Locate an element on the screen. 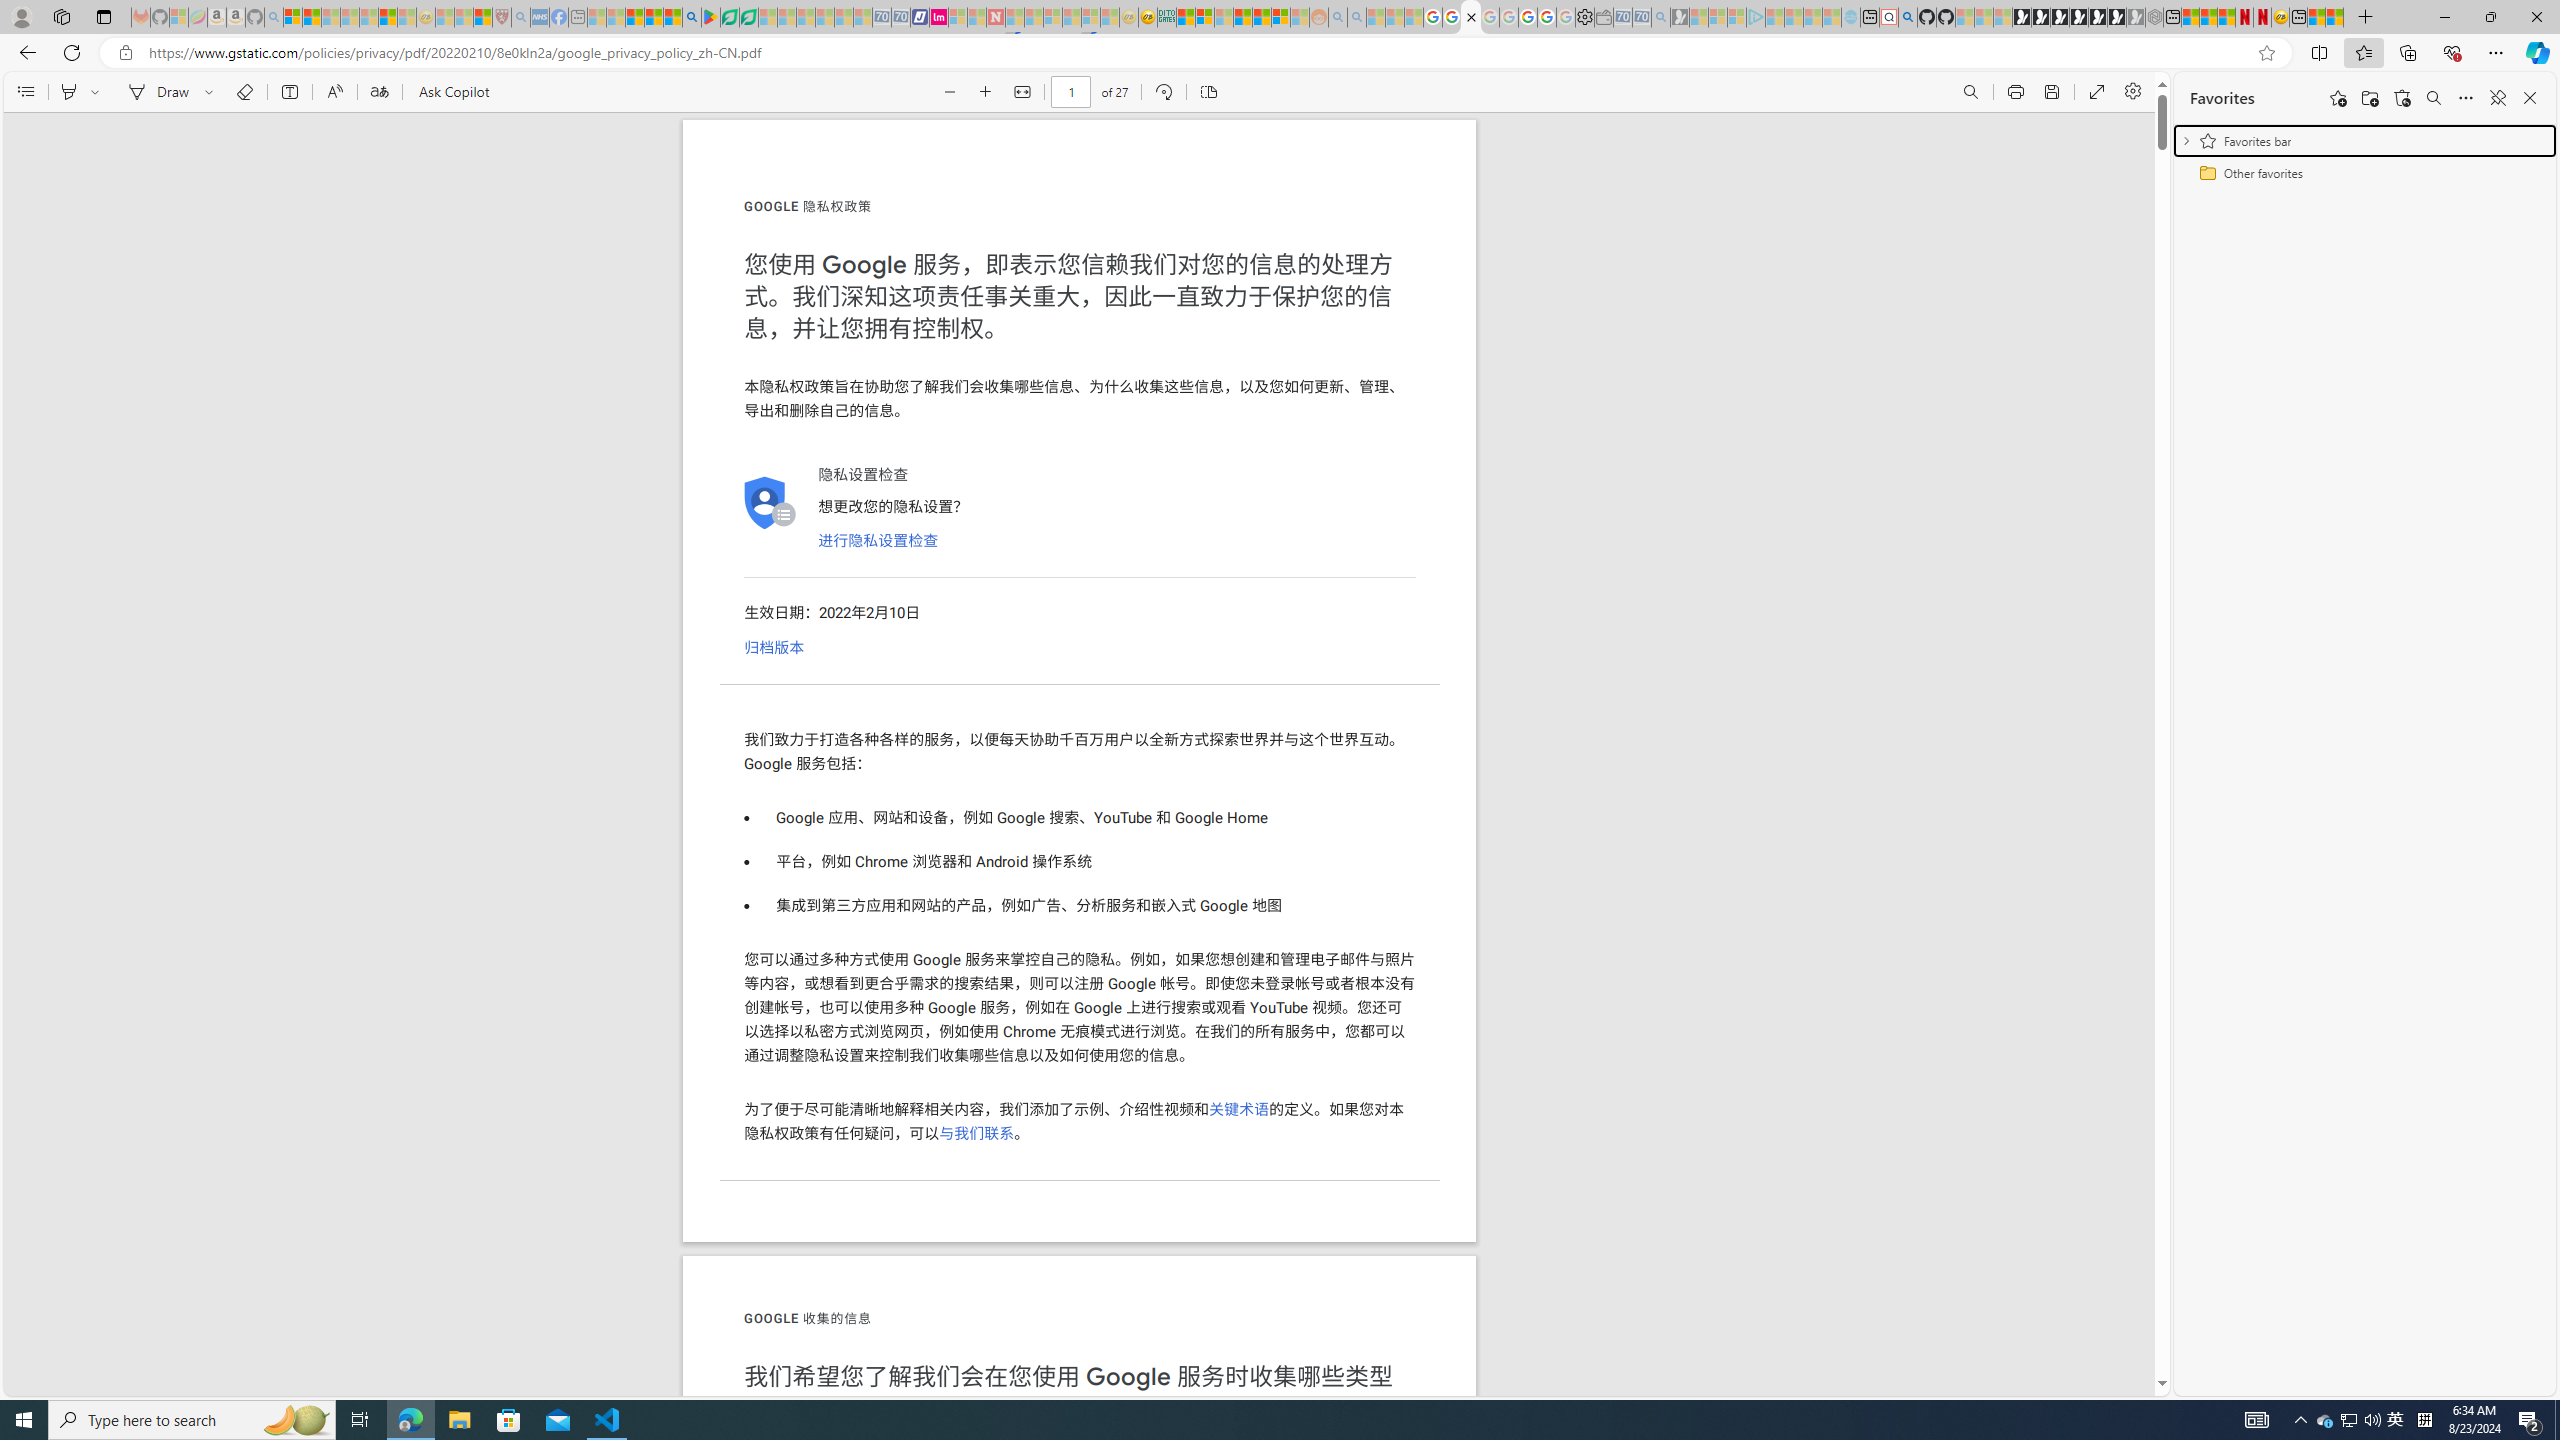 Image resolution: width=2560 pixels, height=1440 pixels. 'Add text' is located at coordinates (289, 91).